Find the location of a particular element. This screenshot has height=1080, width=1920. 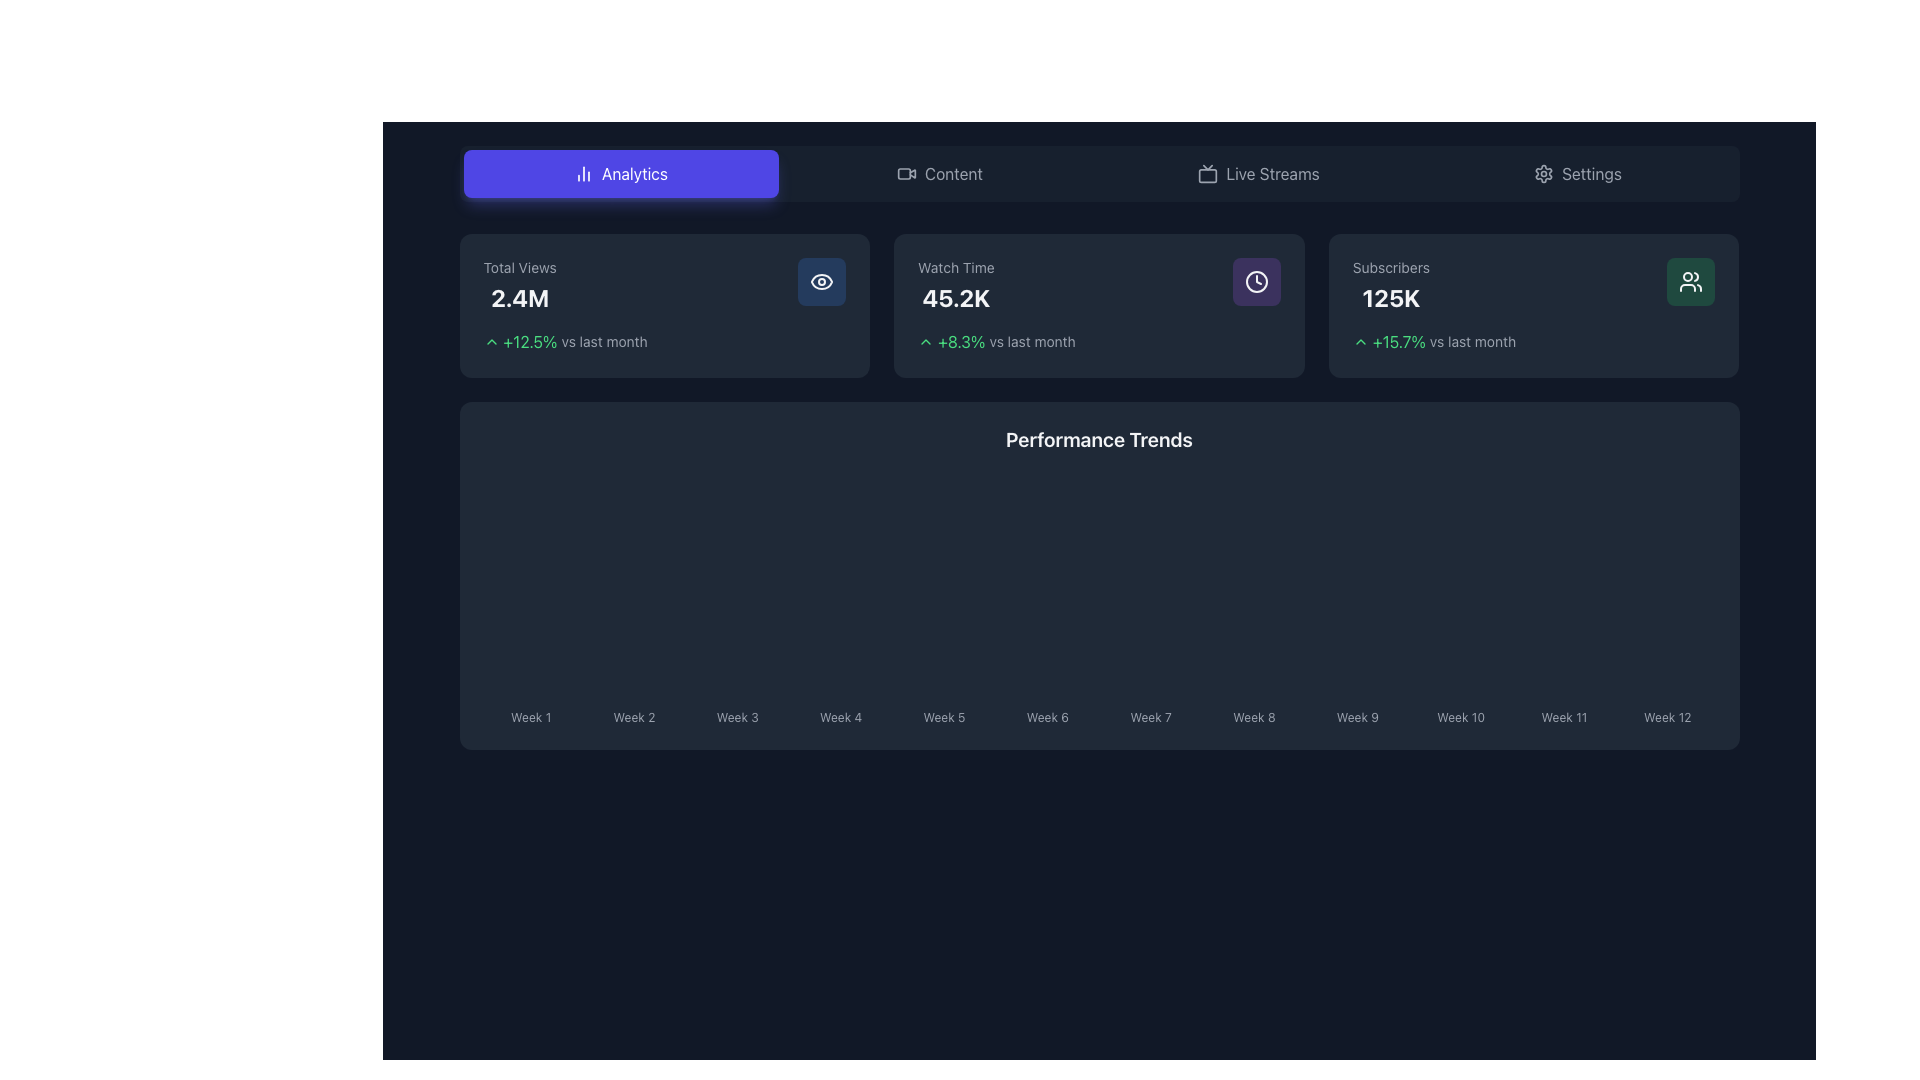

the subscriber statistics displayed, which includes the grey subtitle 'Subscribers' and the bold figure '125K' to the left, along with a green circular user icon on the right is located at coordinates (1533, 285).